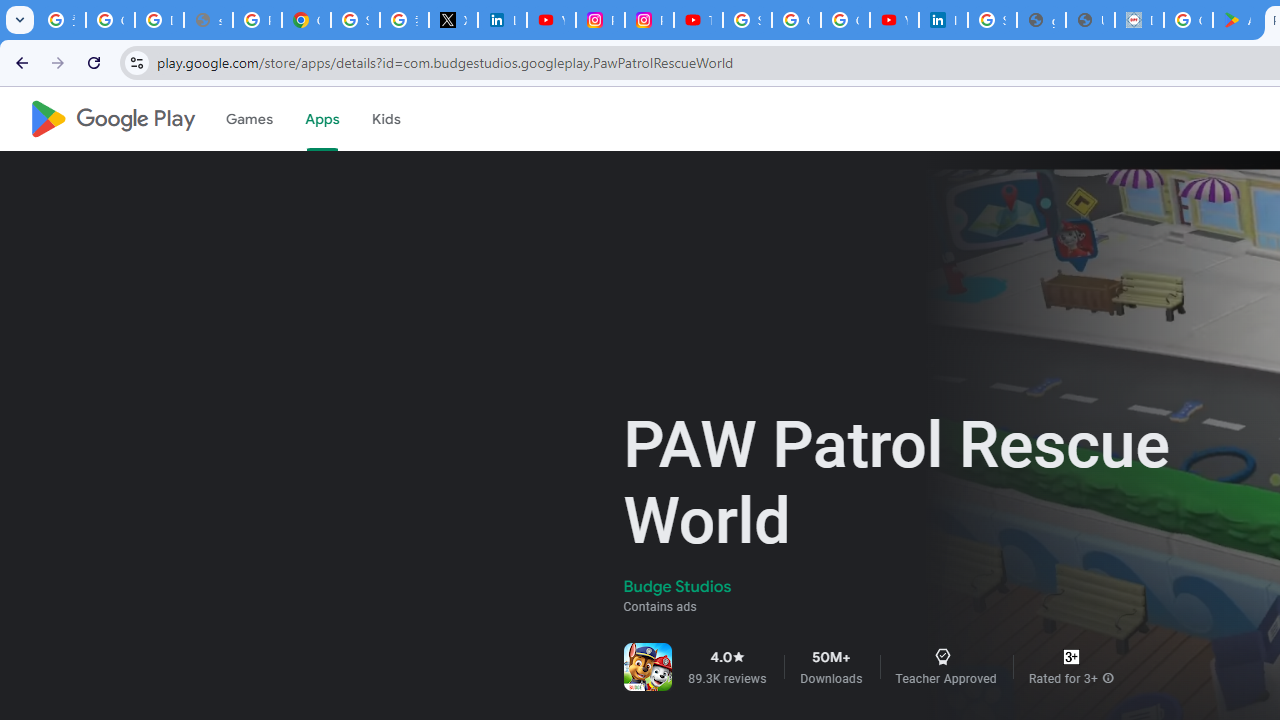 The height and width of the screenshot is (720, 1280). Describe the element at coordinates (385, 119) in the screenshot. I see `'Kids'` at that location.